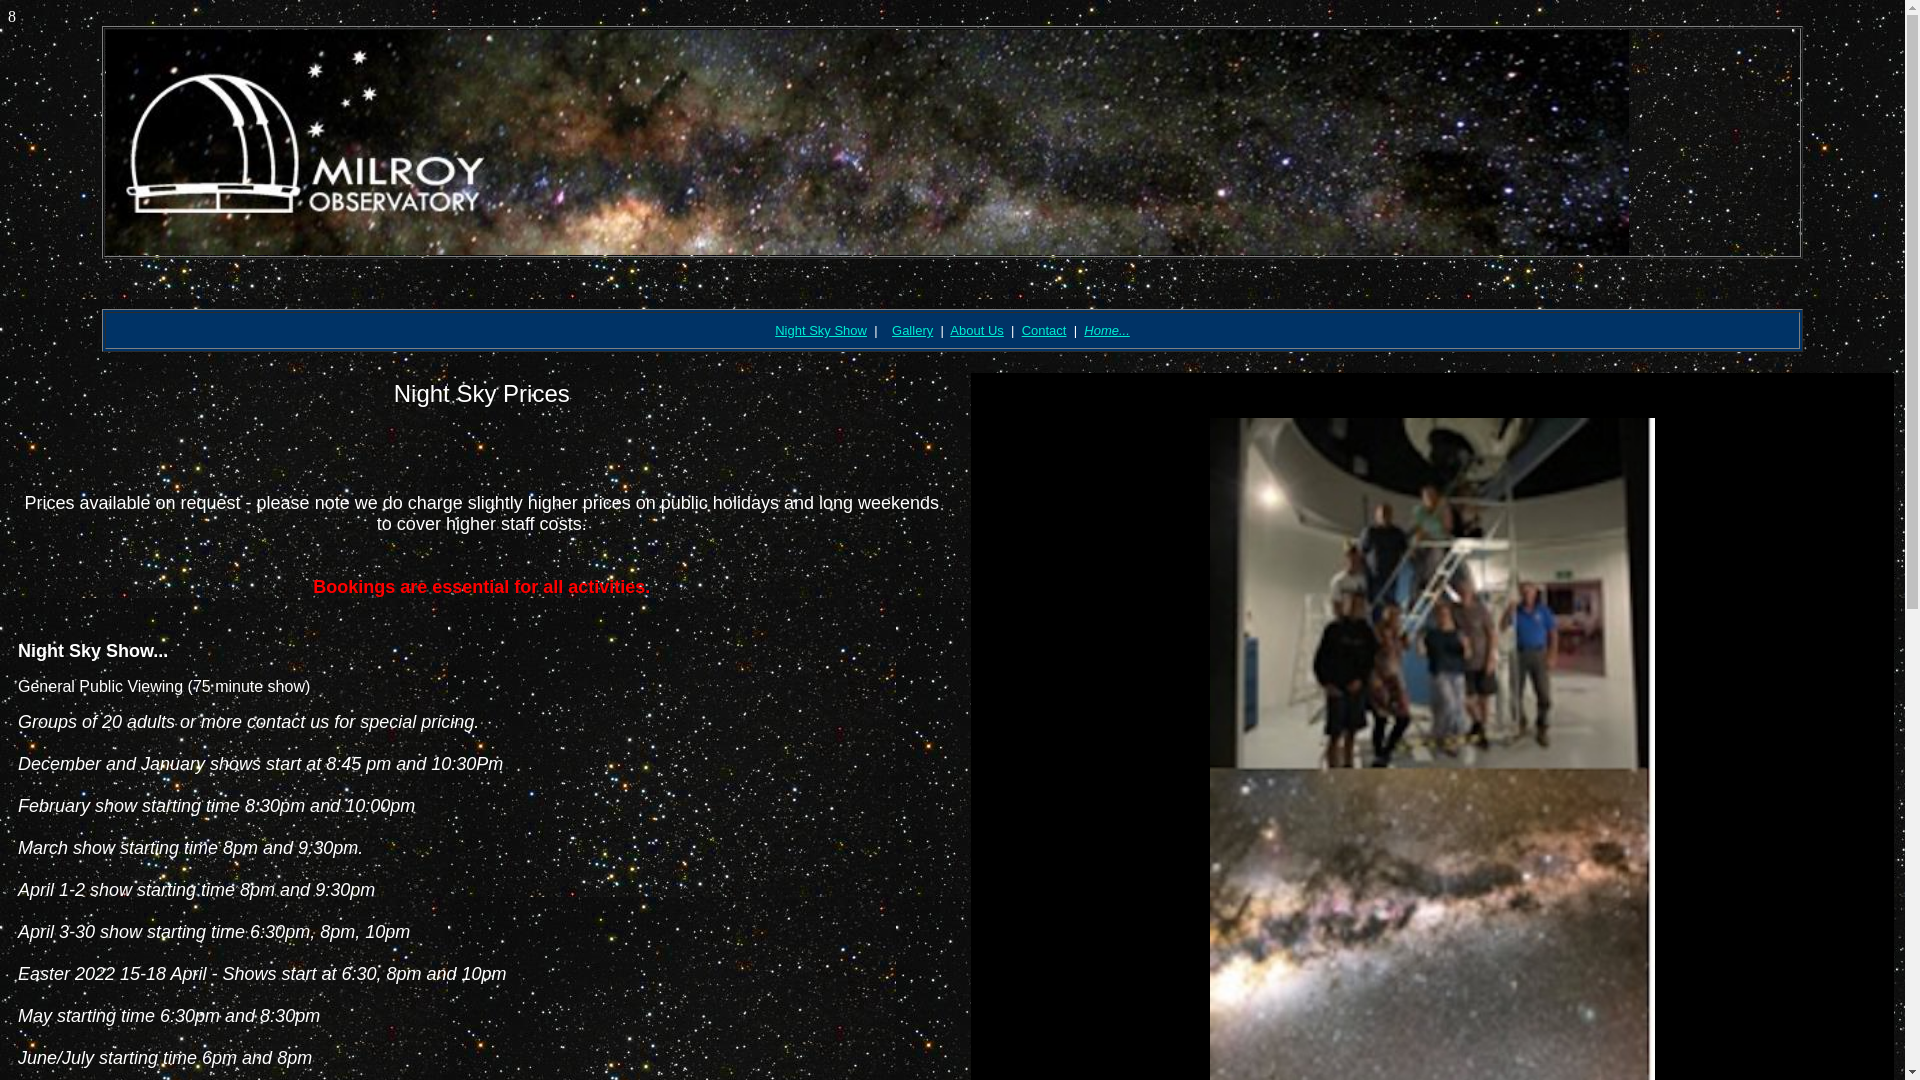 The image size is (1920, 1080). What do you see at coordinates (949, 329) in the screenshot?
I see `'About Us'` at bounding box center [949, 329].